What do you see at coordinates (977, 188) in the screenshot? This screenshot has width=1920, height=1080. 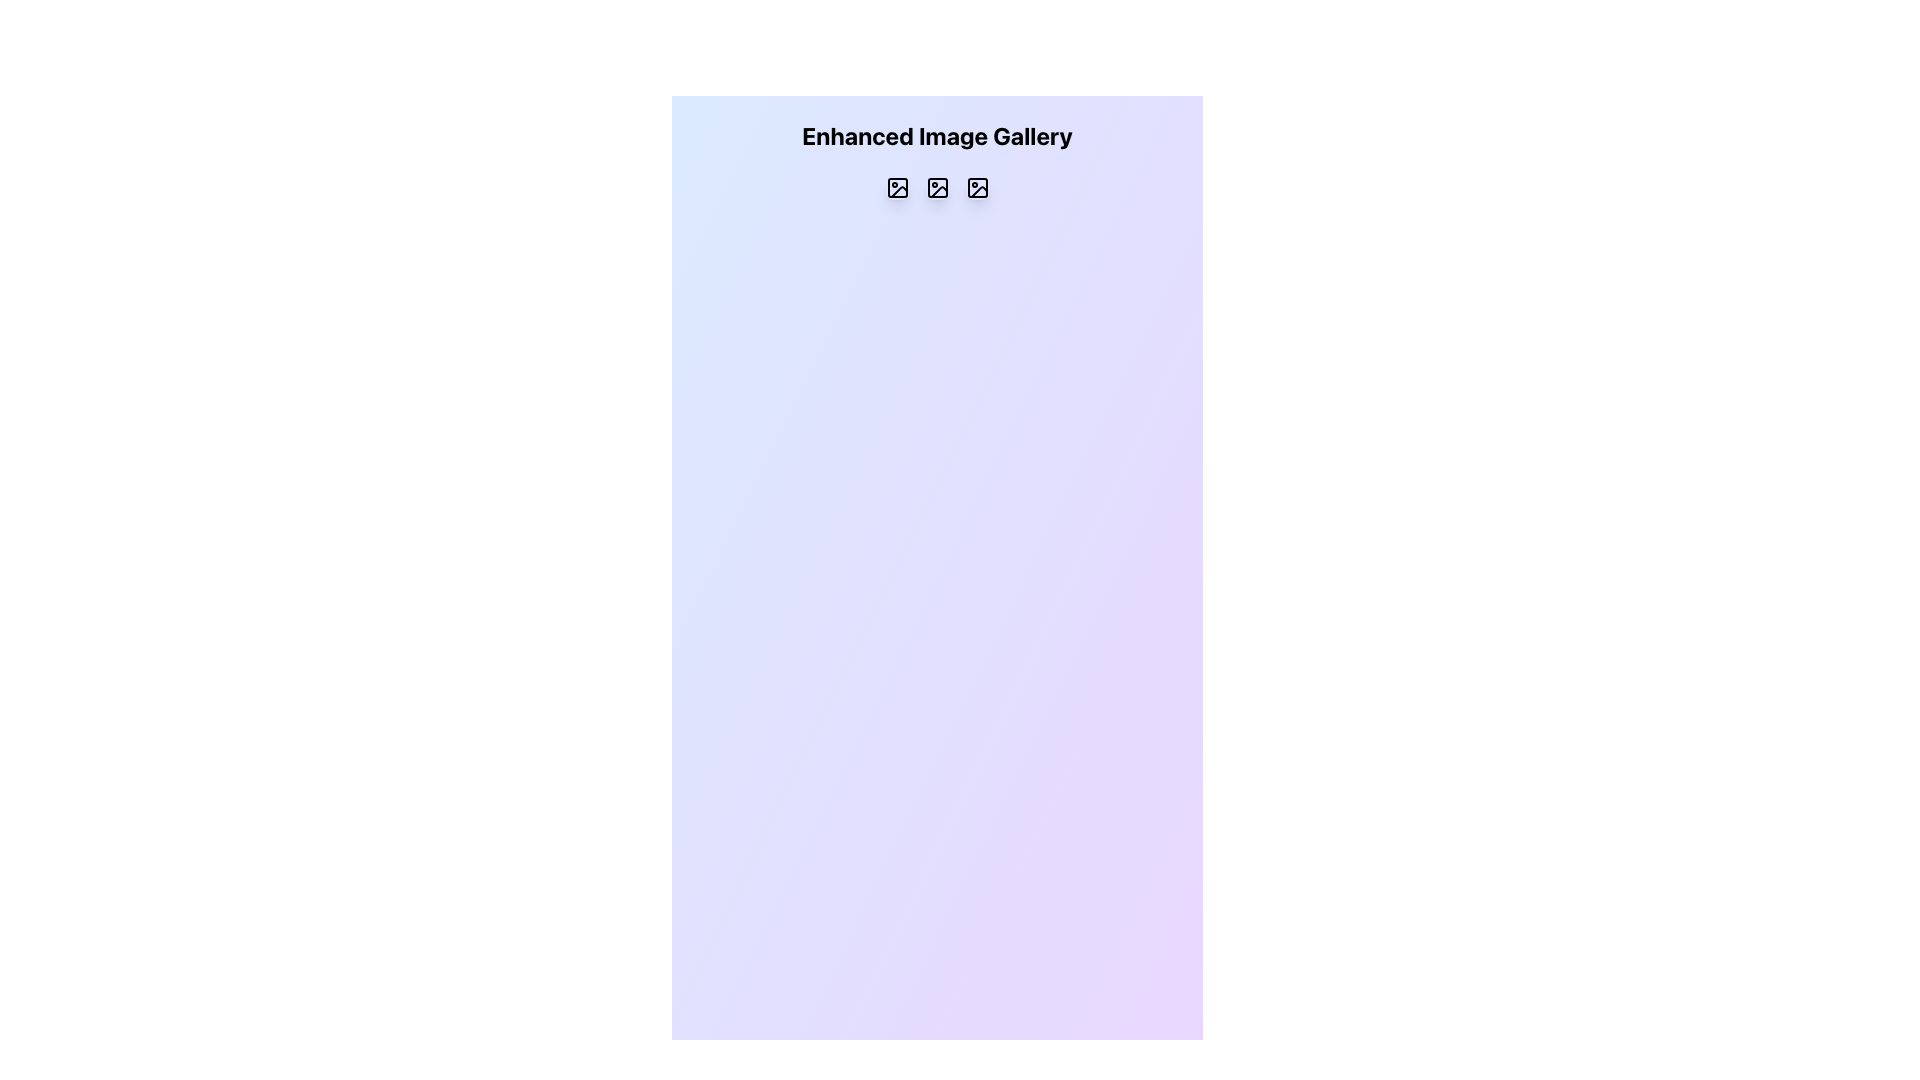 I see `the third rectangular SVG shape in the top-right segment of the interface that contributes to an image-like icon` at bounding box center [977, 188].